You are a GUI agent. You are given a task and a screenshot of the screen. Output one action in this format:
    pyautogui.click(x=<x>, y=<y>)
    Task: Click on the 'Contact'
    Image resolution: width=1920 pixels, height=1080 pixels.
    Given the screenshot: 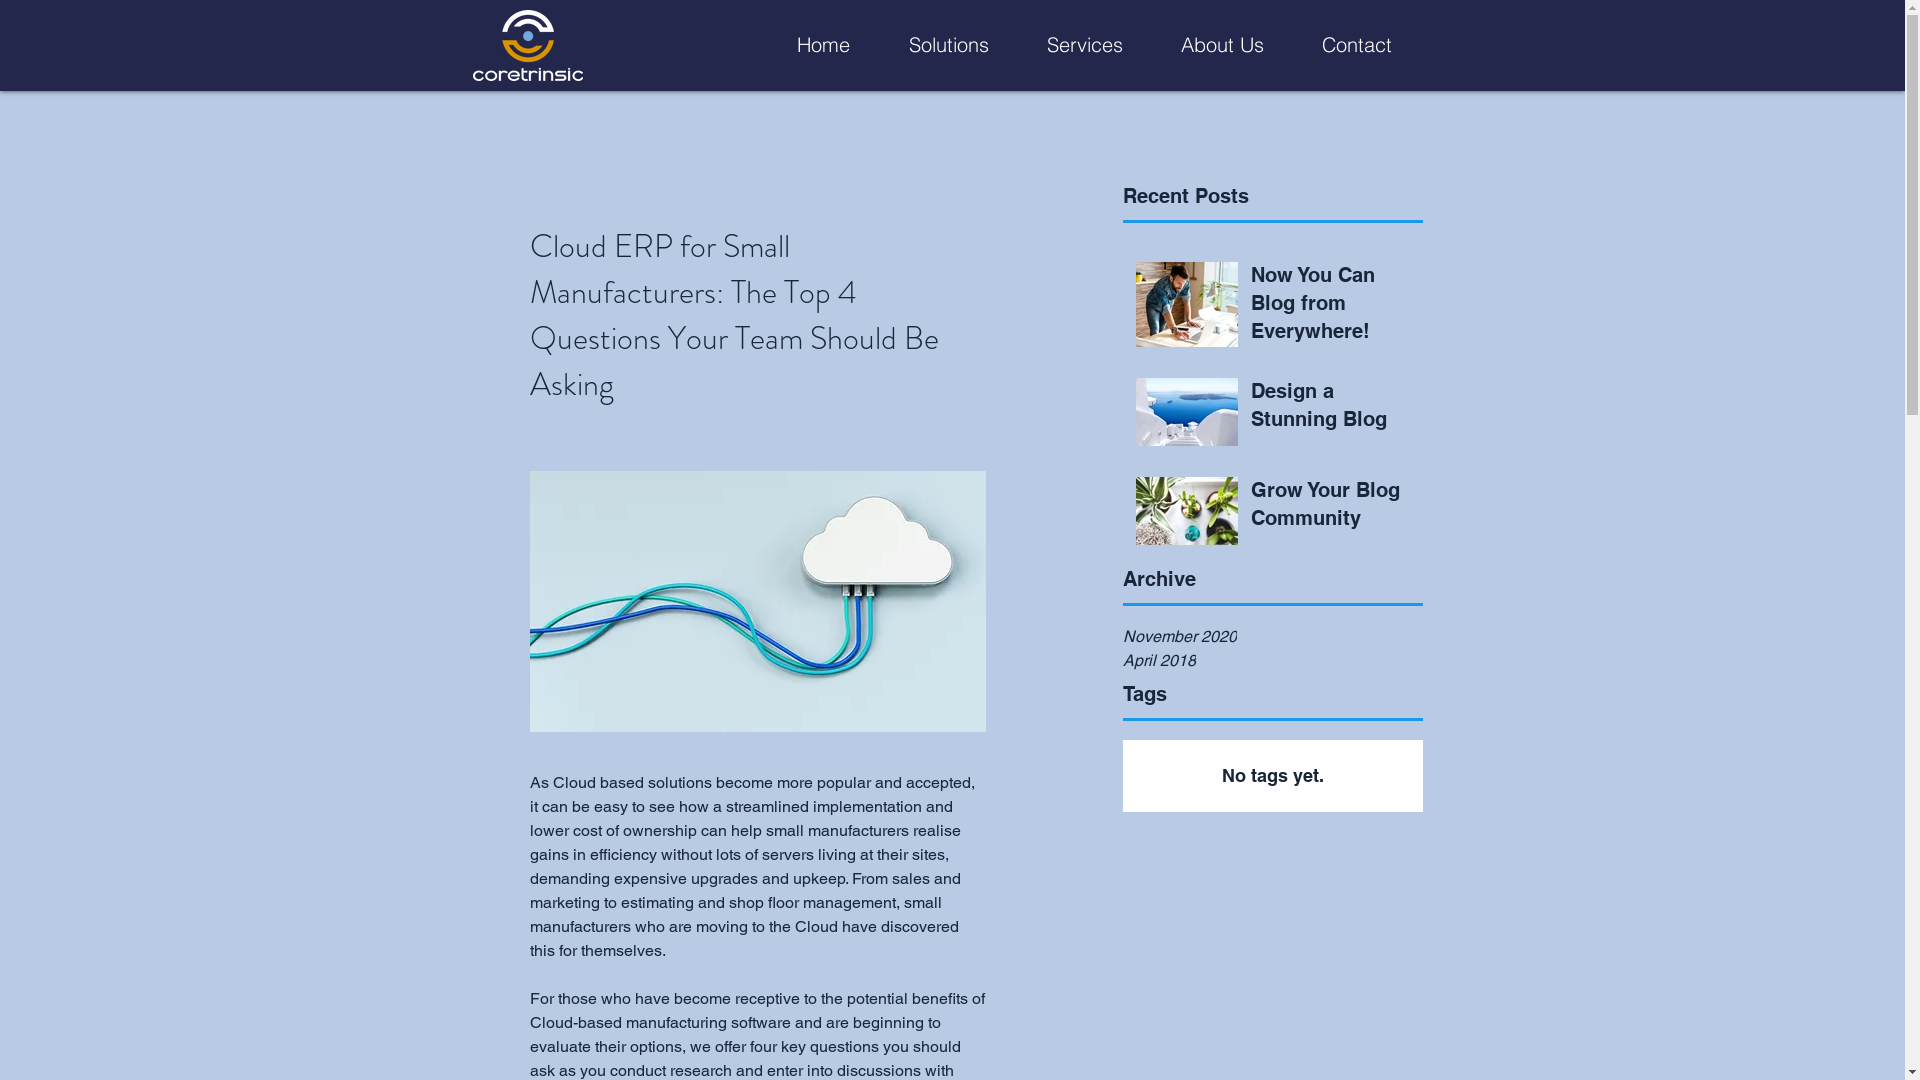 What is the action you would take?
    pyautogui.click(x=1342, y=45)
    